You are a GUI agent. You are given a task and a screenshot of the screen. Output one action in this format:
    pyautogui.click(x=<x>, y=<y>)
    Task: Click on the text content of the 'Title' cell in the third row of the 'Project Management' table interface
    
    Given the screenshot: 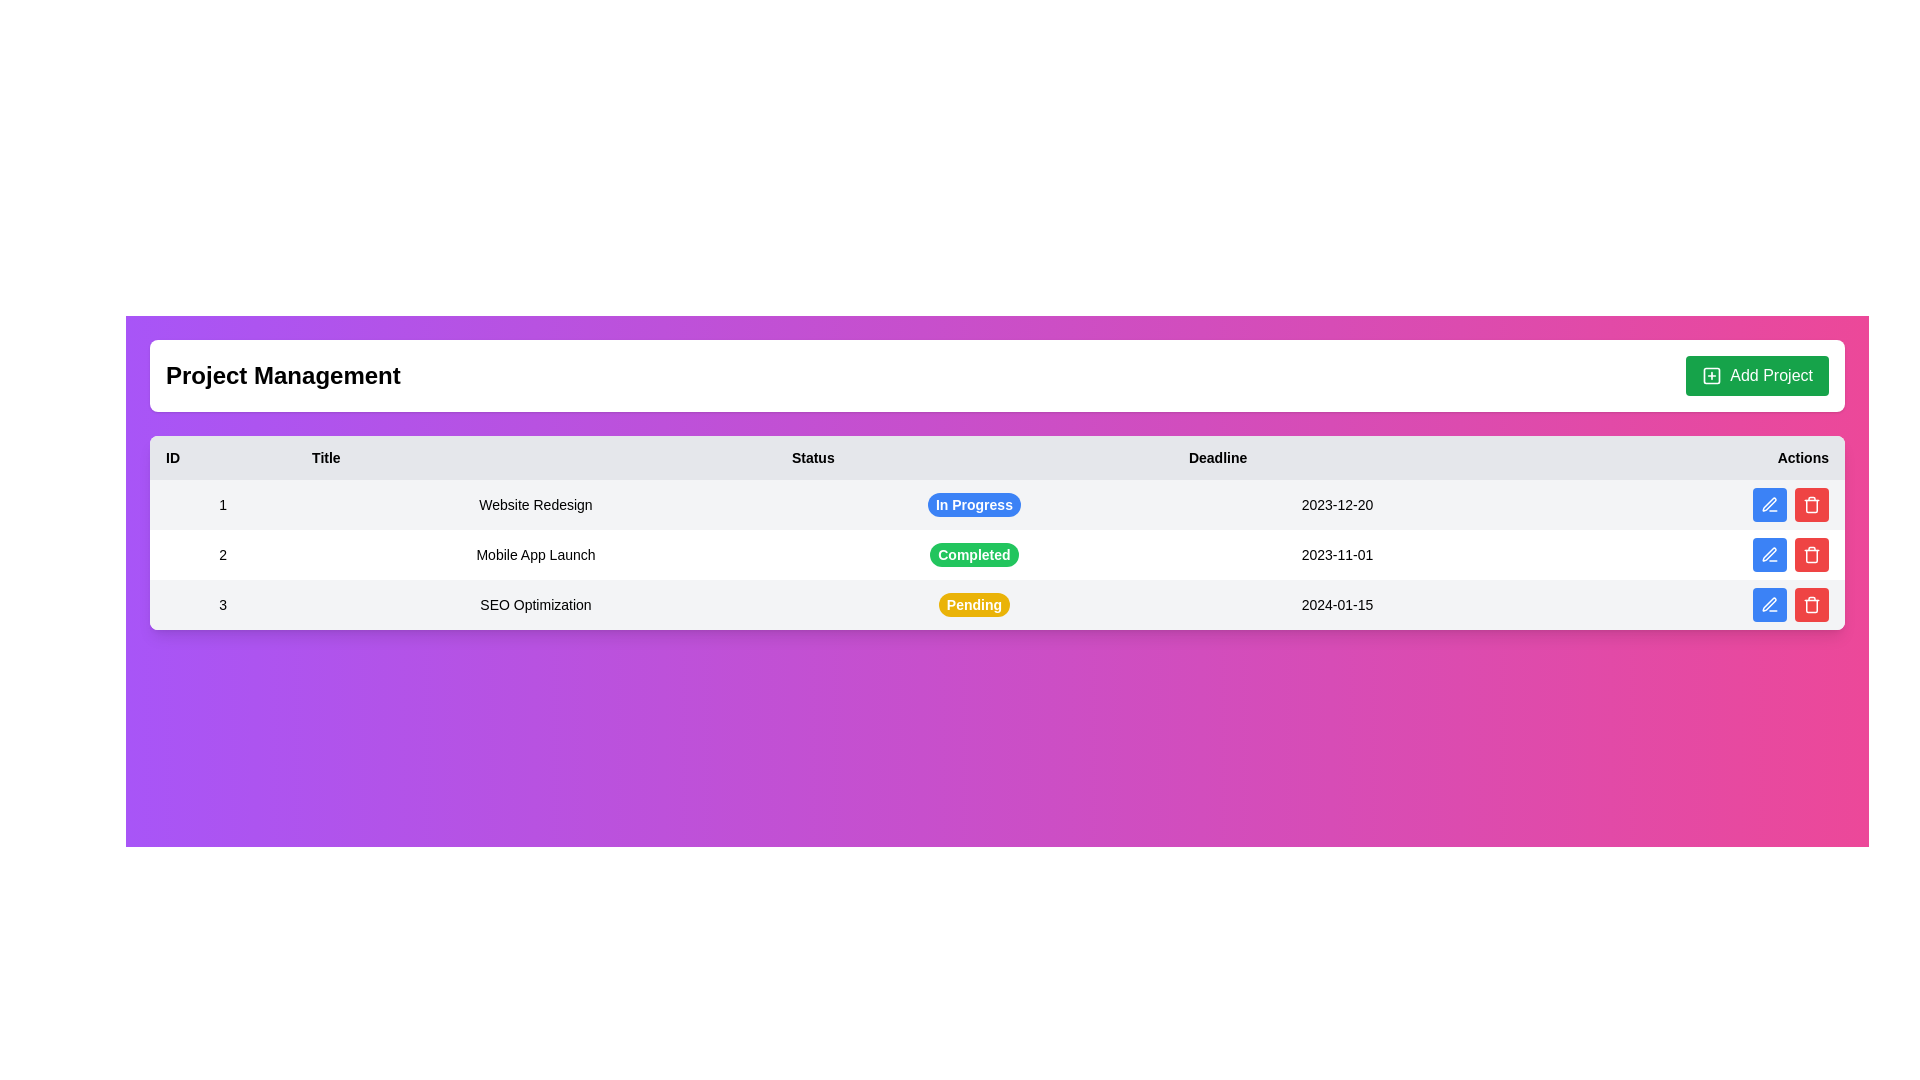 What is the action you would take?
    pyautogui.click(x=536, y=604)
    